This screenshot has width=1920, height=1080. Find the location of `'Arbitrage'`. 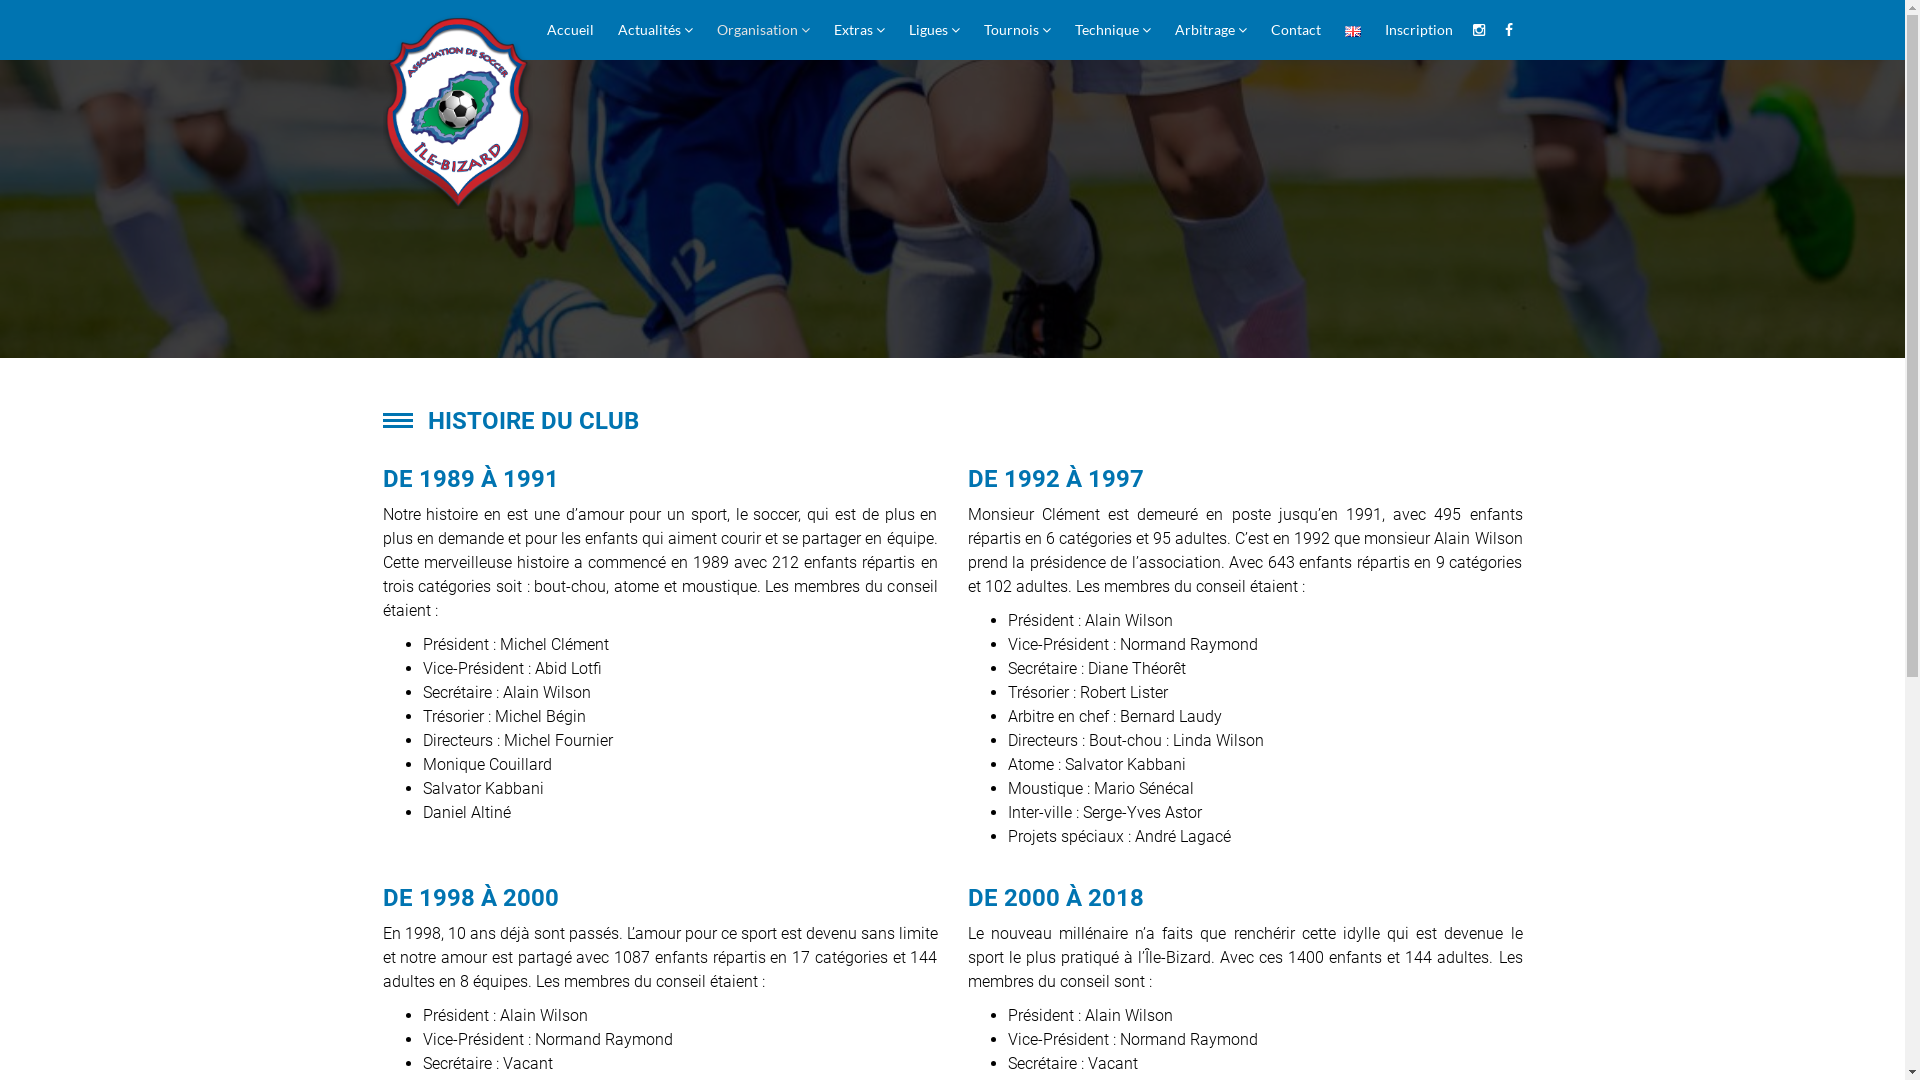

'Arbitrage' is located at coordinates (1208, 30).